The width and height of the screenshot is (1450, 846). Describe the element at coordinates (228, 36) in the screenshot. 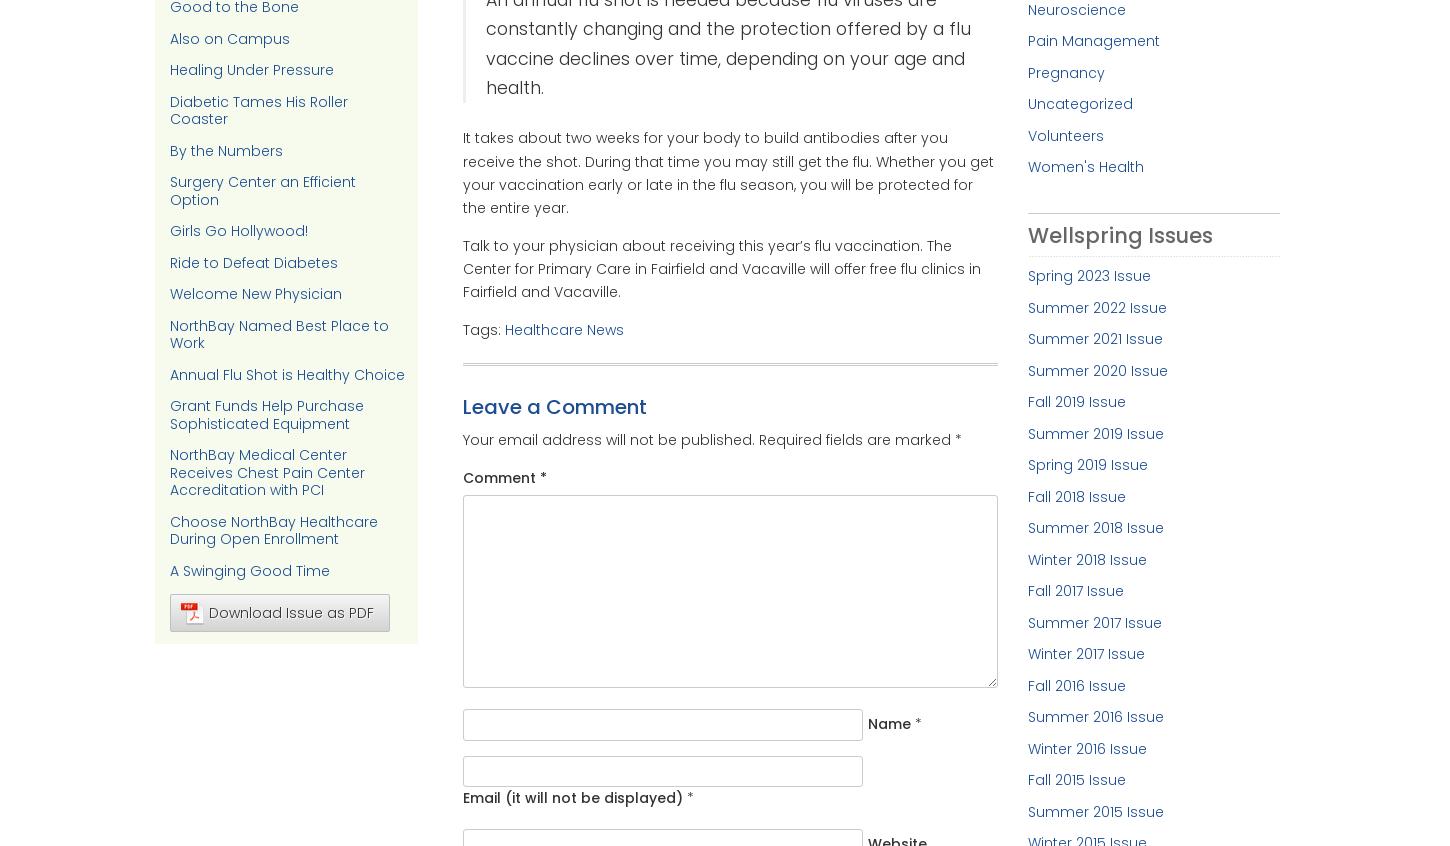

I see `'Also on Campus'` at that location.